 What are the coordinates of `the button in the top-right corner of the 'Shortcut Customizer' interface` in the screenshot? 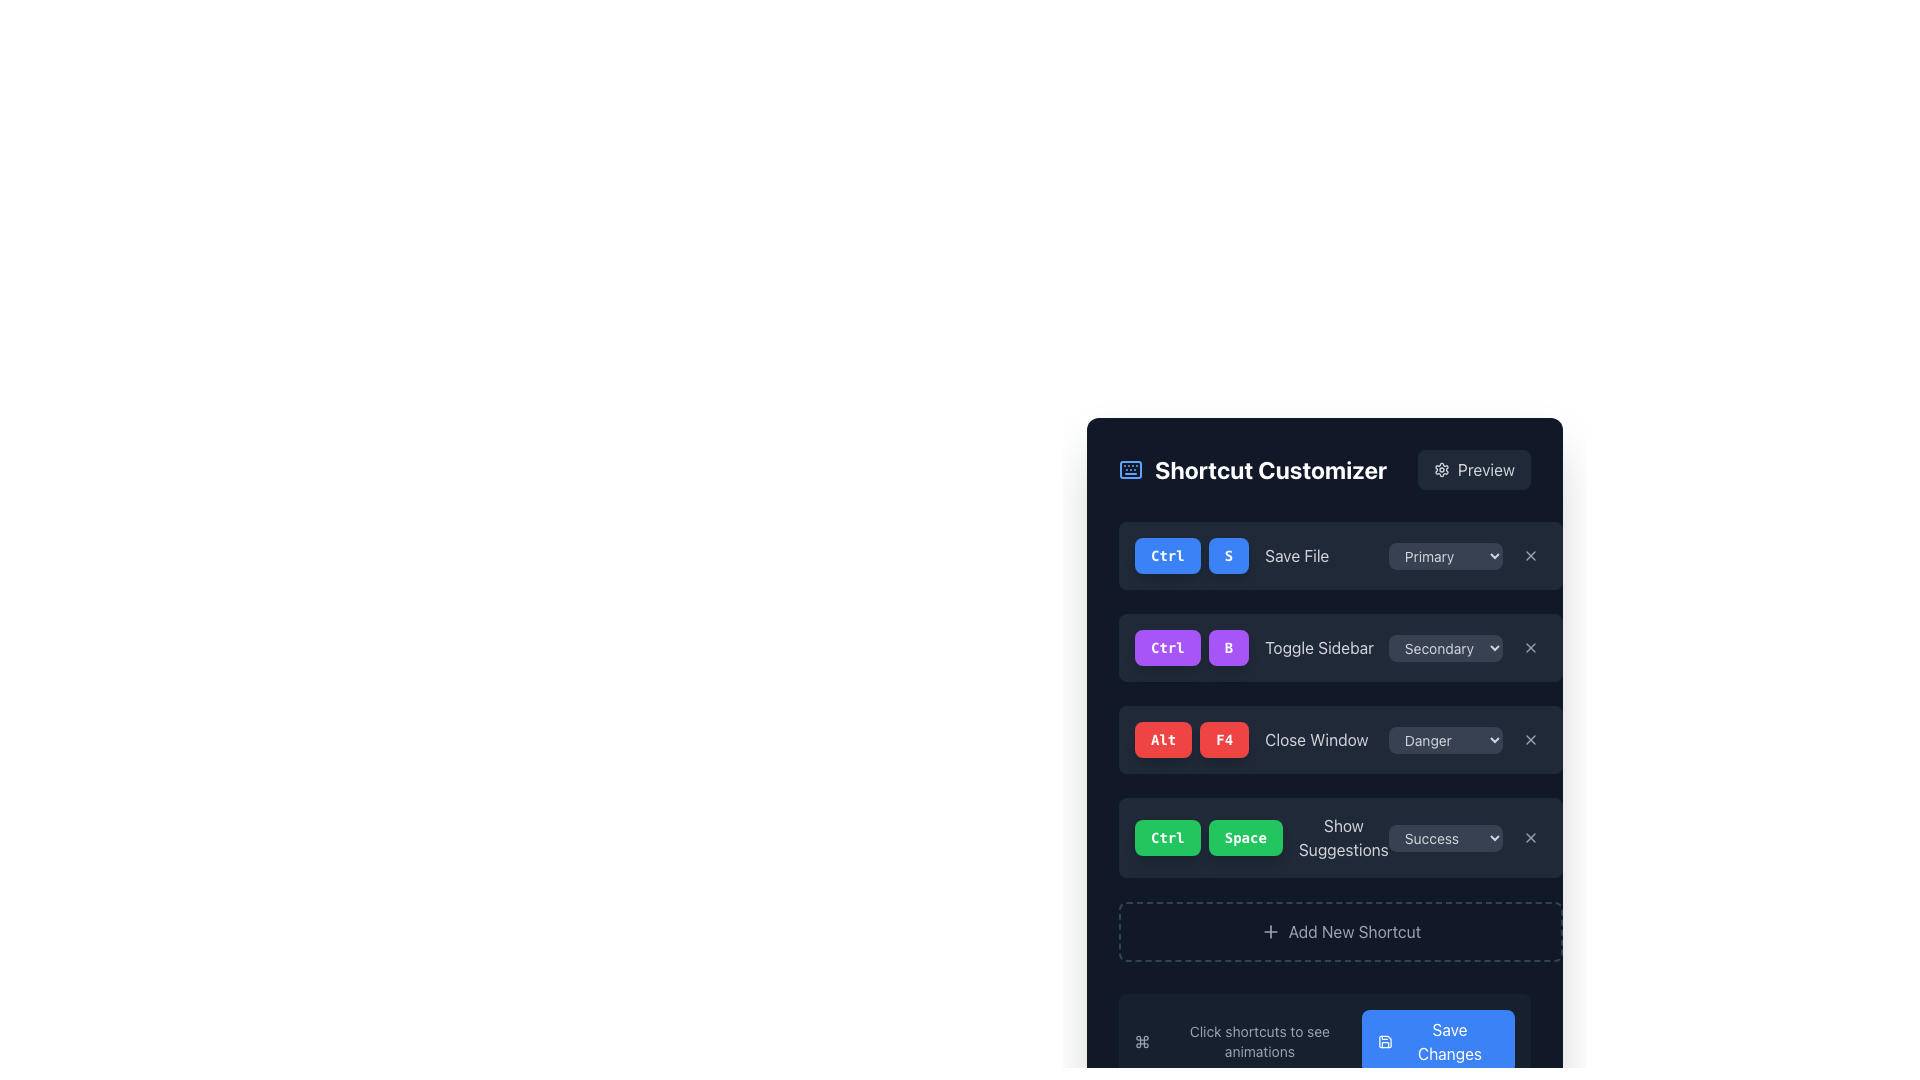 It's located at (1474, 470).